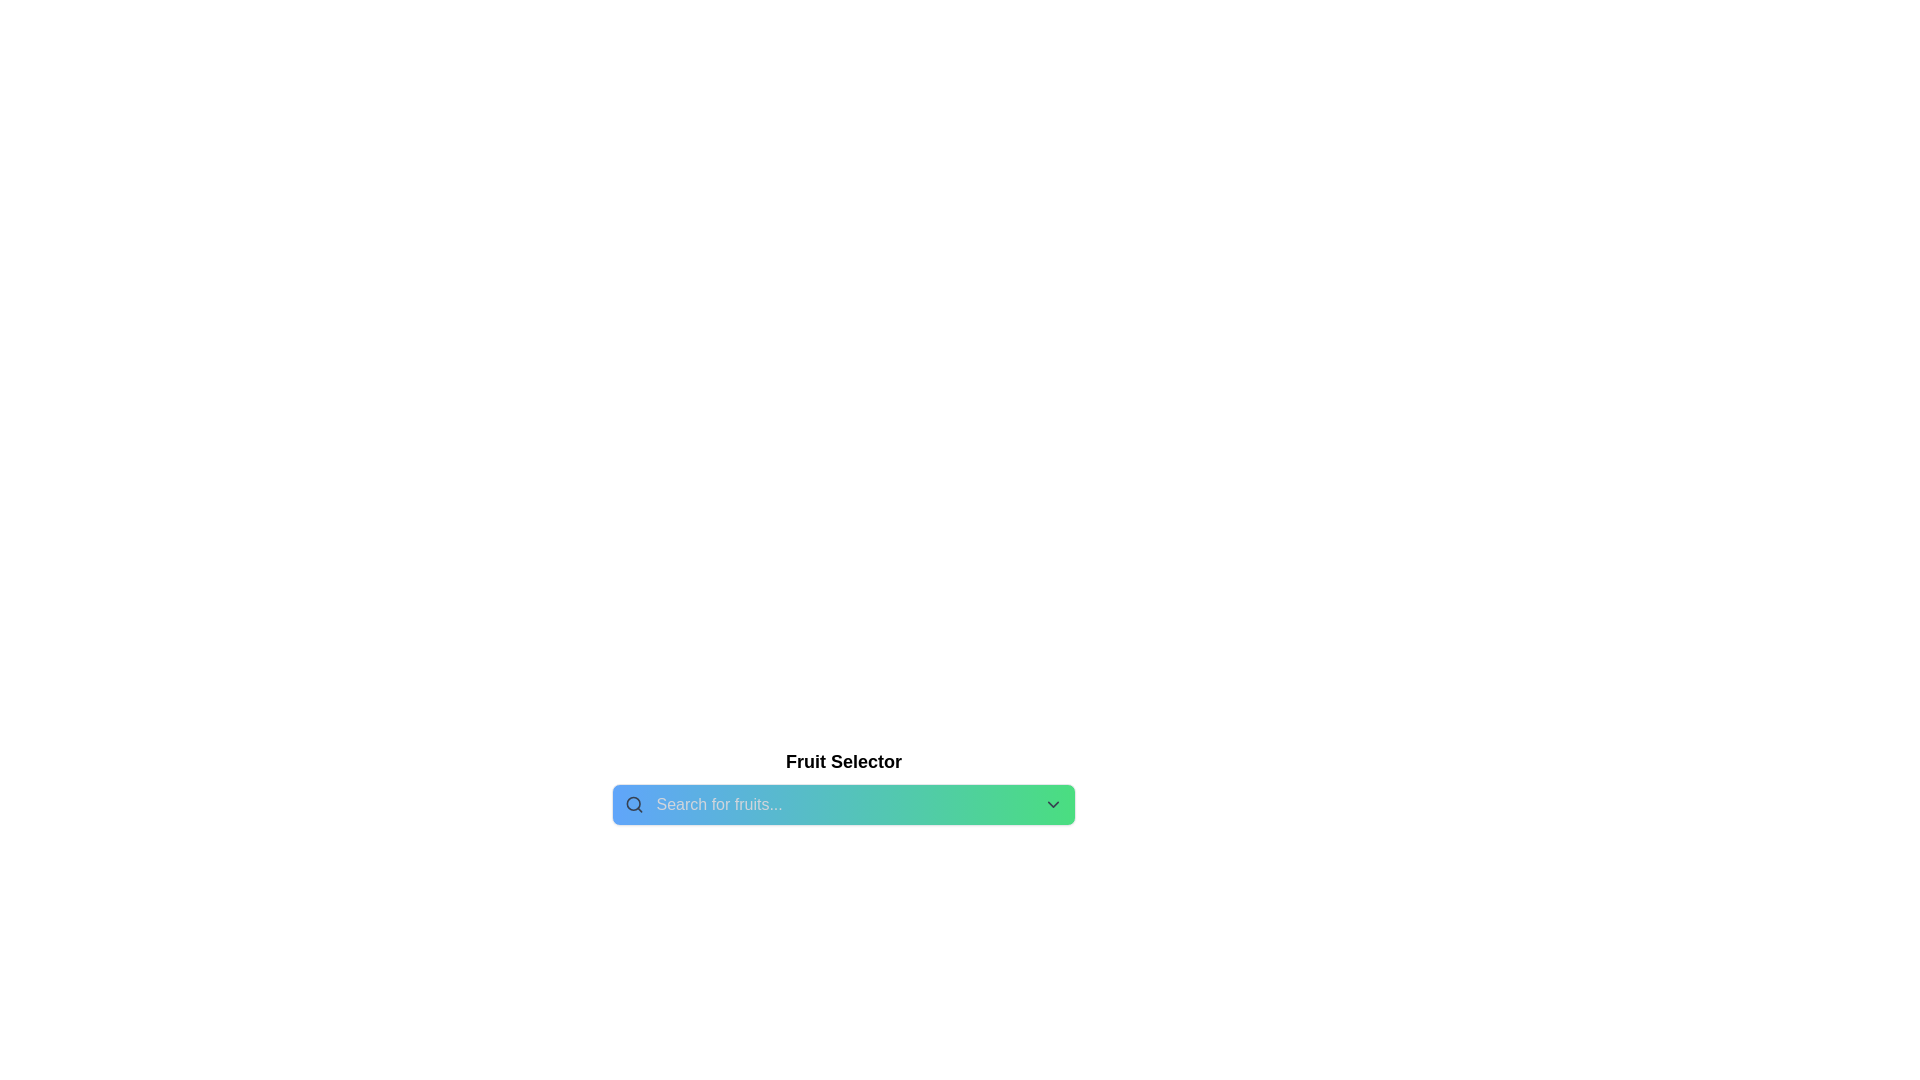 This screenshot has height=1080, width=1920. I want to click on the magnifying glass icon's lens component located to the left of the search input text field, so click(632, 803).